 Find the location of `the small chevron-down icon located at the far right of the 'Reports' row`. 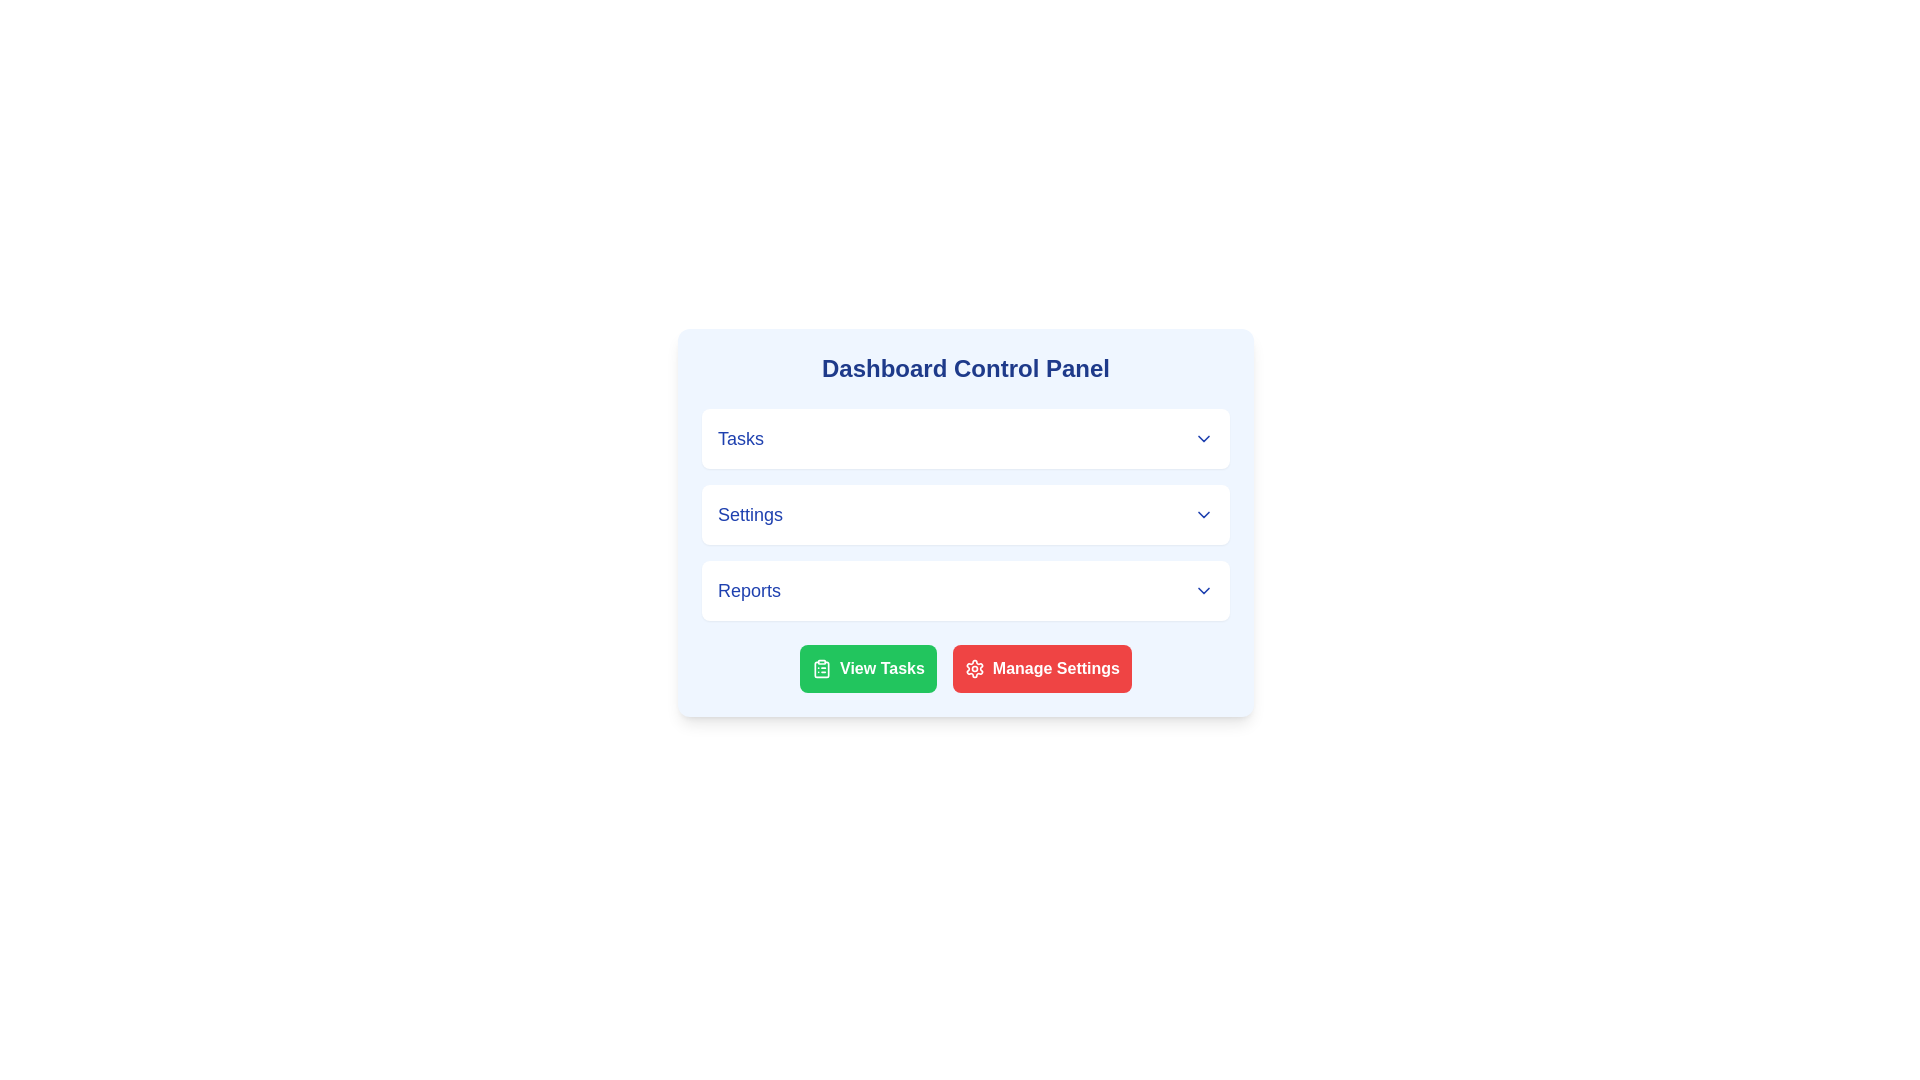

the small chevron-down icon located at the far right of the 'Reports' row is located at coordinates (1203, 589).